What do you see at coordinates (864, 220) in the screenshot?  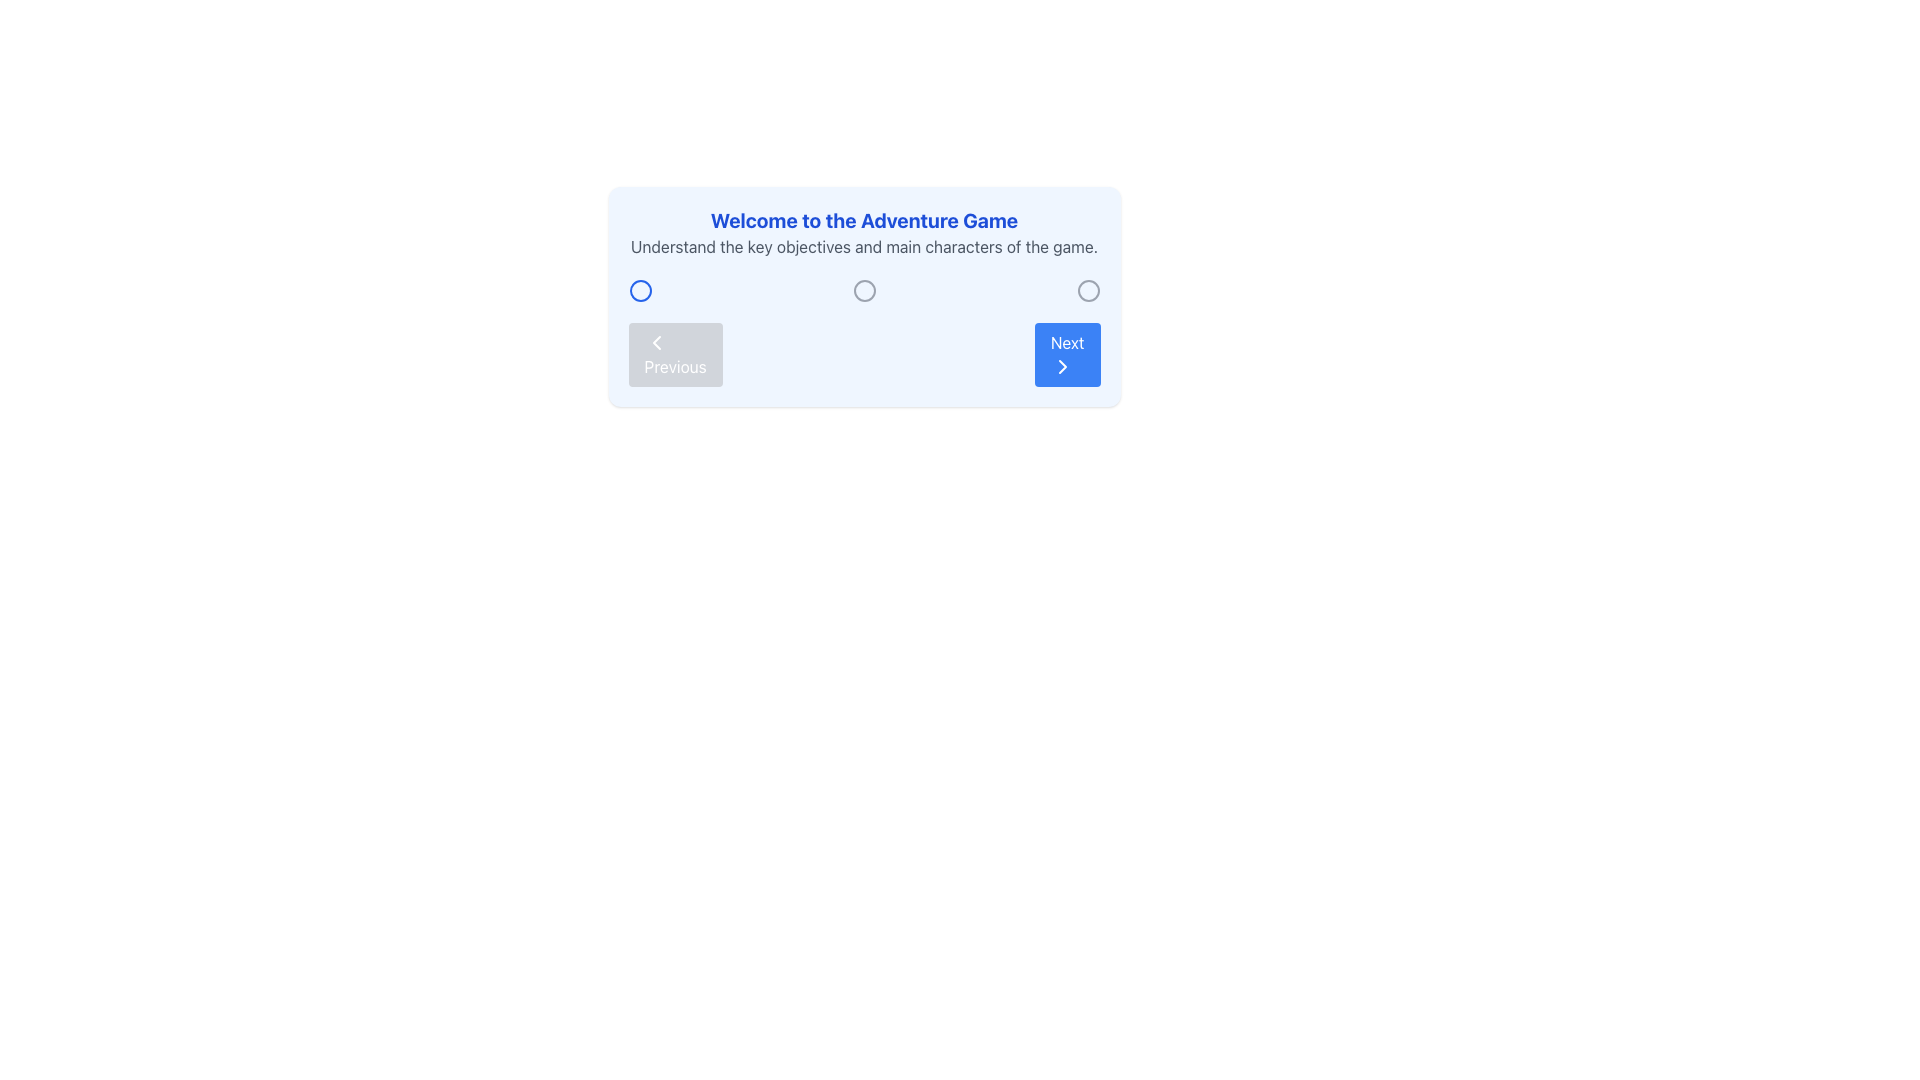 I see `the Text (Heading) that introduces the user to the 'Adventure Game' content, located at the top of the section and above the summary text` at bounding box center [864, 220].